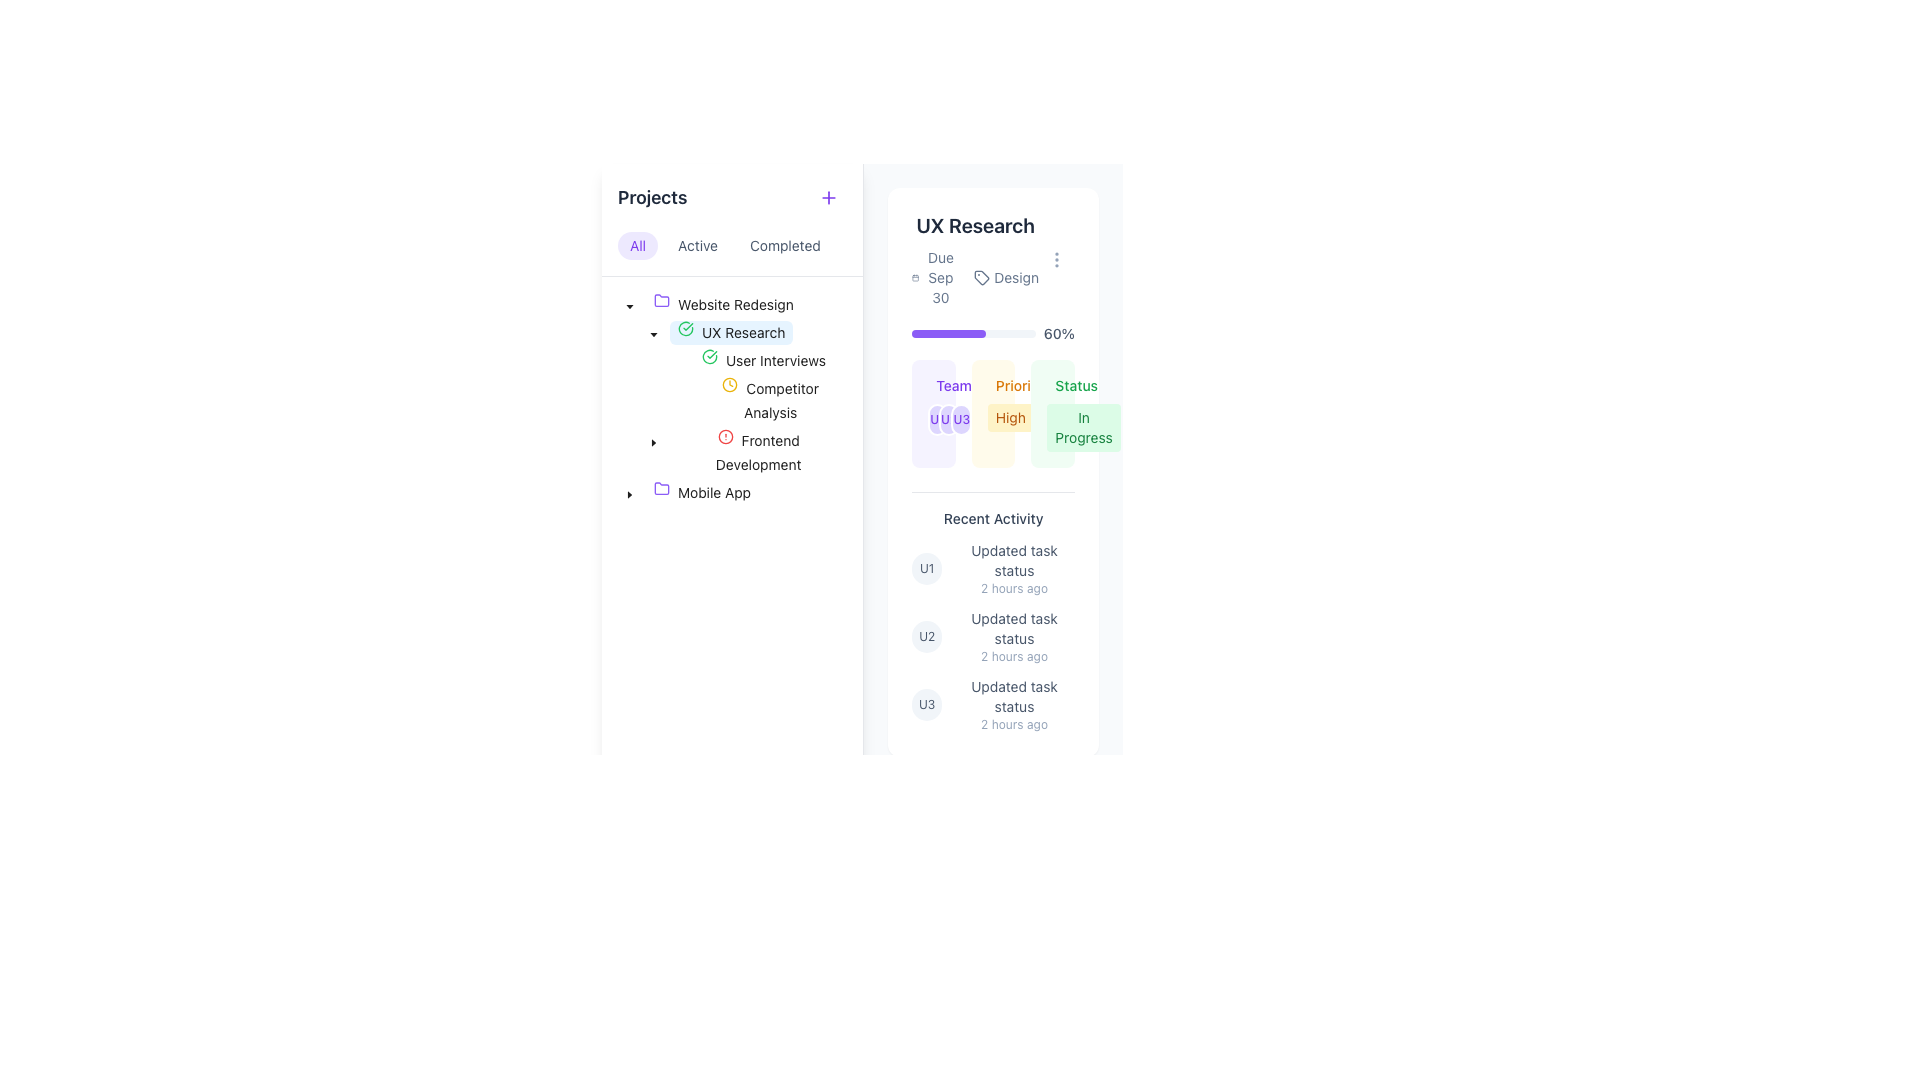 The width and height of the screenshot is (1920, 1080). I want to click on the static text element displaying 'U1' located in the right panel under the 'Recent Activity' section, so click(926, 569).